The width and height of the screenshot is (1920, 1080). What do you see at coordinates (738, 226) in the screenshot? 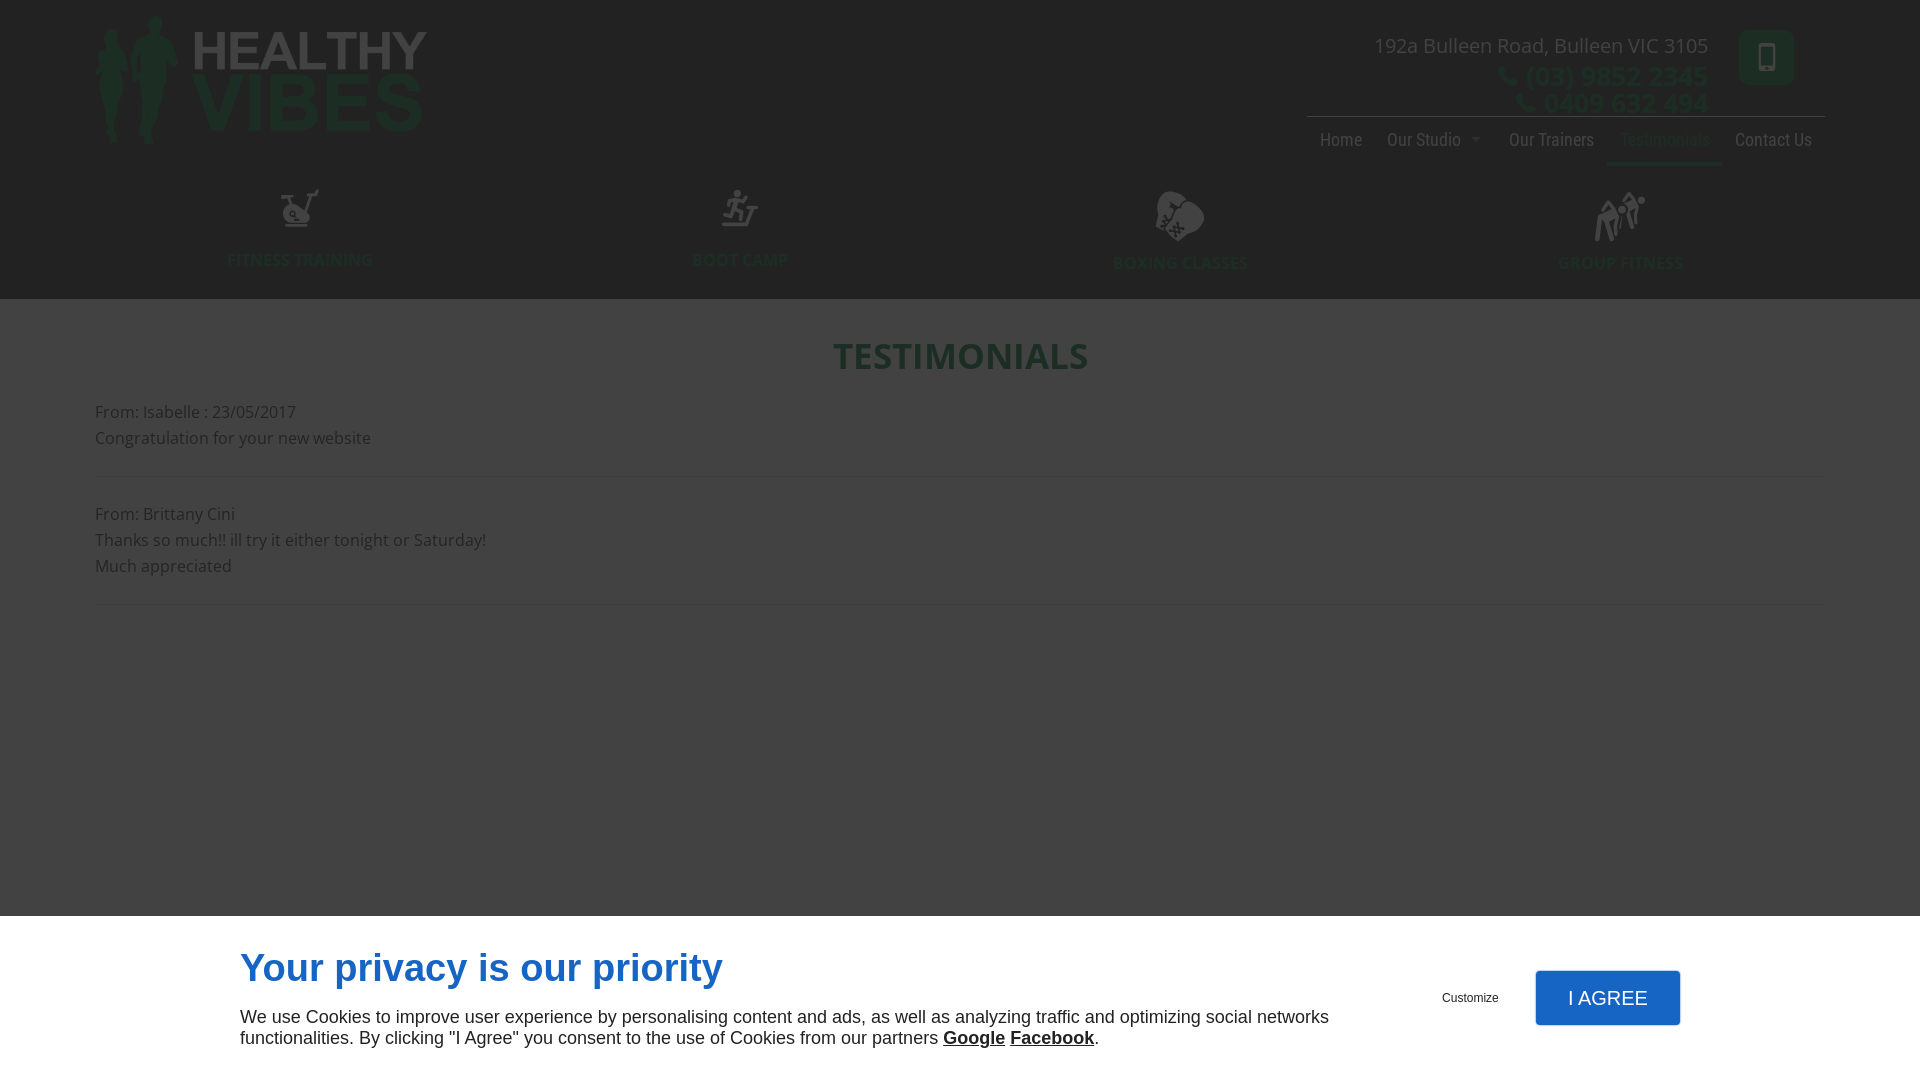
I see `'BOOT CAMP'` at bounding box center [738, 226].